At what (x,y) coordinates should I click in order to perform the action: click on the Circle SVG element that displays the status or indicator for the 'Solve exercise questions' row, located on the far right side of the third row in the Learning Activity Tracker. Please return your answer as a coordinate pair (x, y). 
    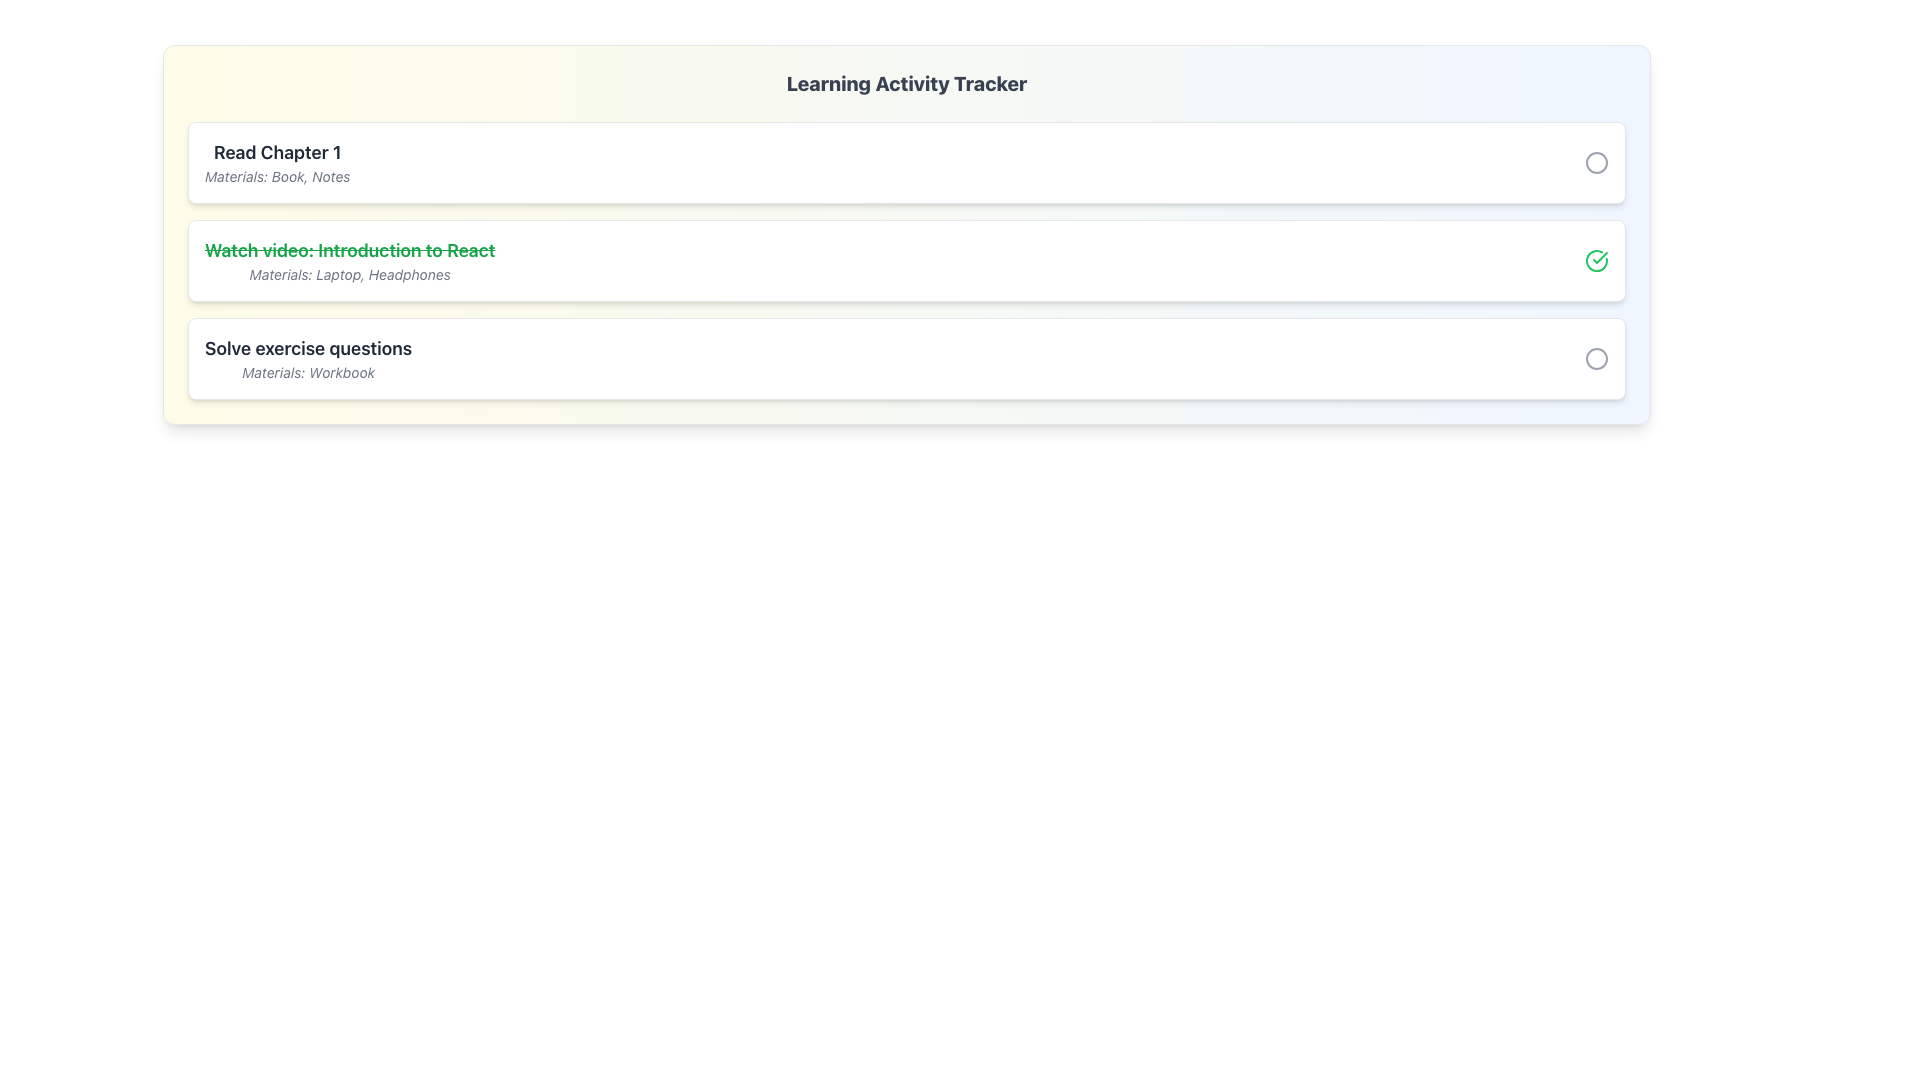
    Looking at the image, I should click on (1596, 357).